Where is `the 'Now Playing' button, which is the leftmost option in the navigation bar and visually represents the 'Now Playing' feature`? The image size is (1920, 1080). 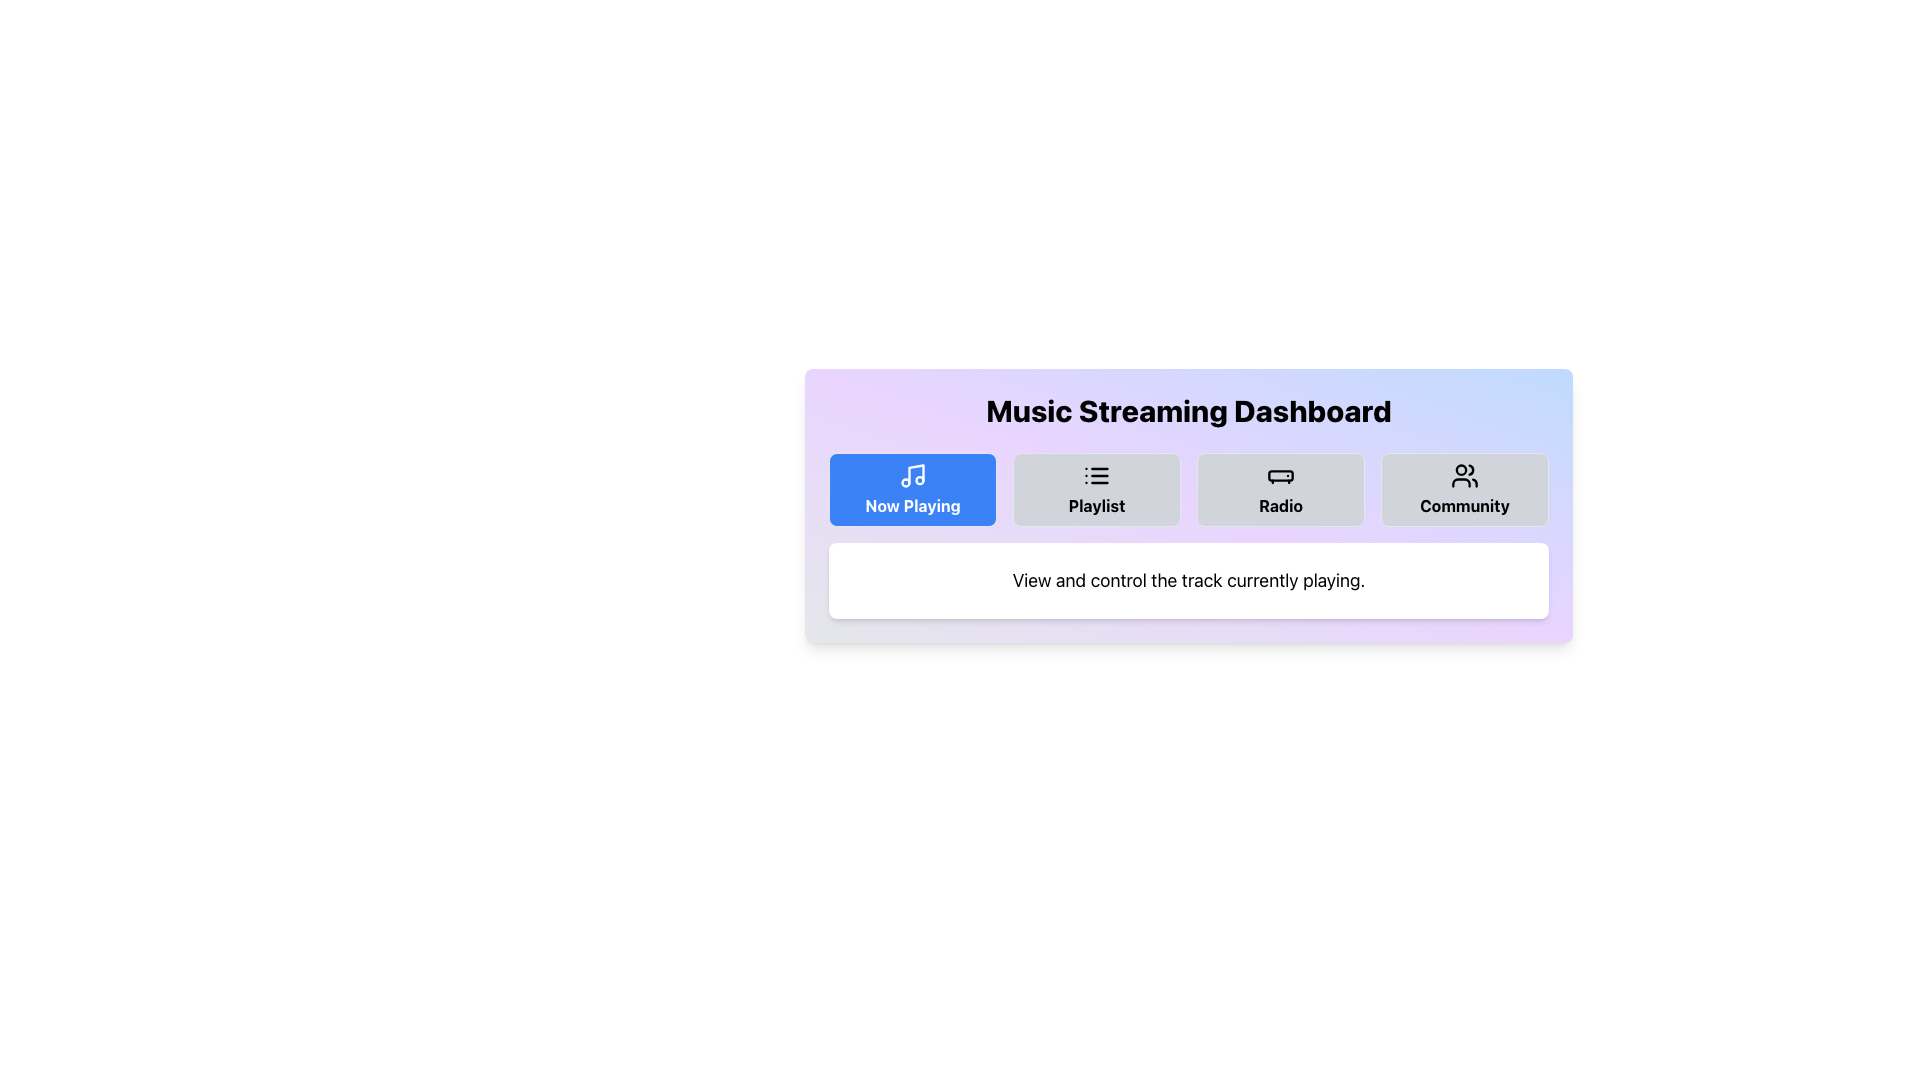 the 'Now Playing' button, which is the leftmost option in the navigation bar and visually represents the 'Now Playing' feature is located at coordinates (911, 475).